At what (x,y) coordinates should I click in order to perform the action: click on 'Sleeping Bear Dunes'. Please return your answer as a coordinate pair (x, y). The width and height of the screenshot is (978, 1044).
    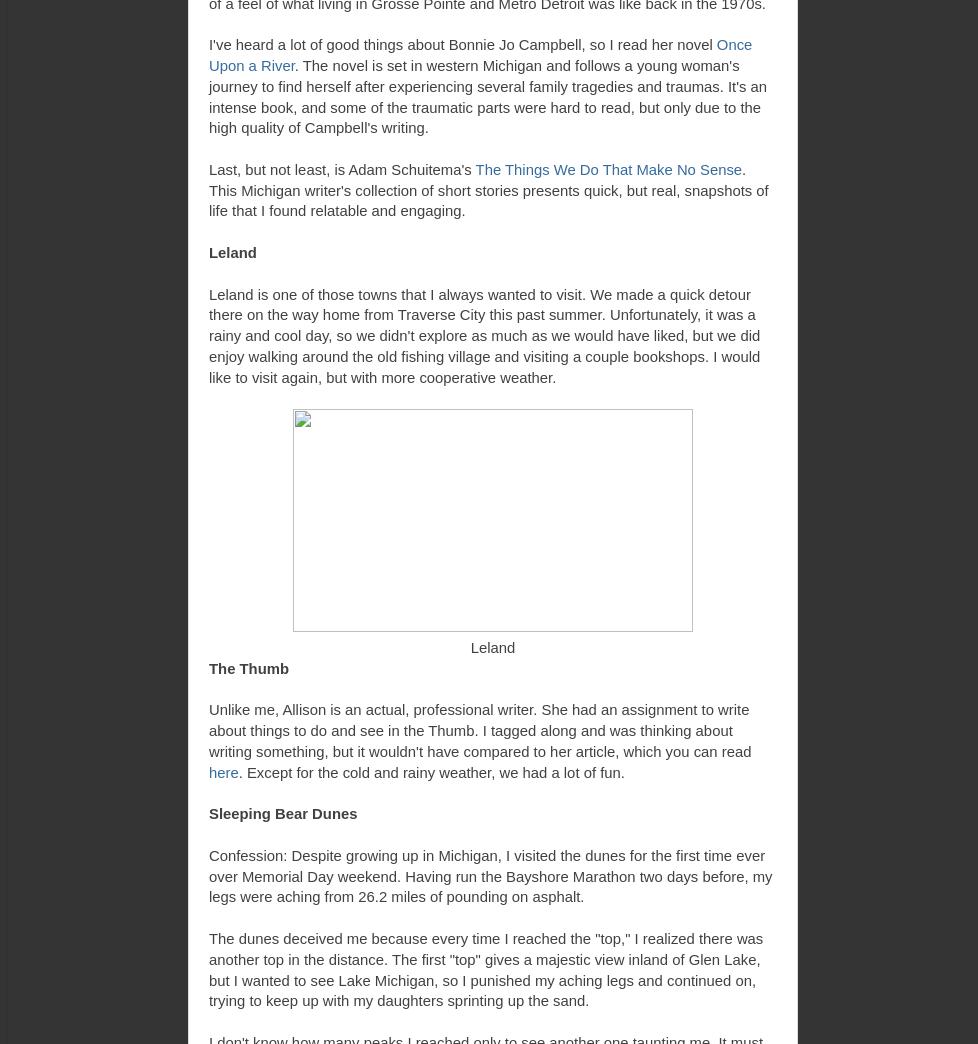
    Looking at the image, I should click on (282, 813).